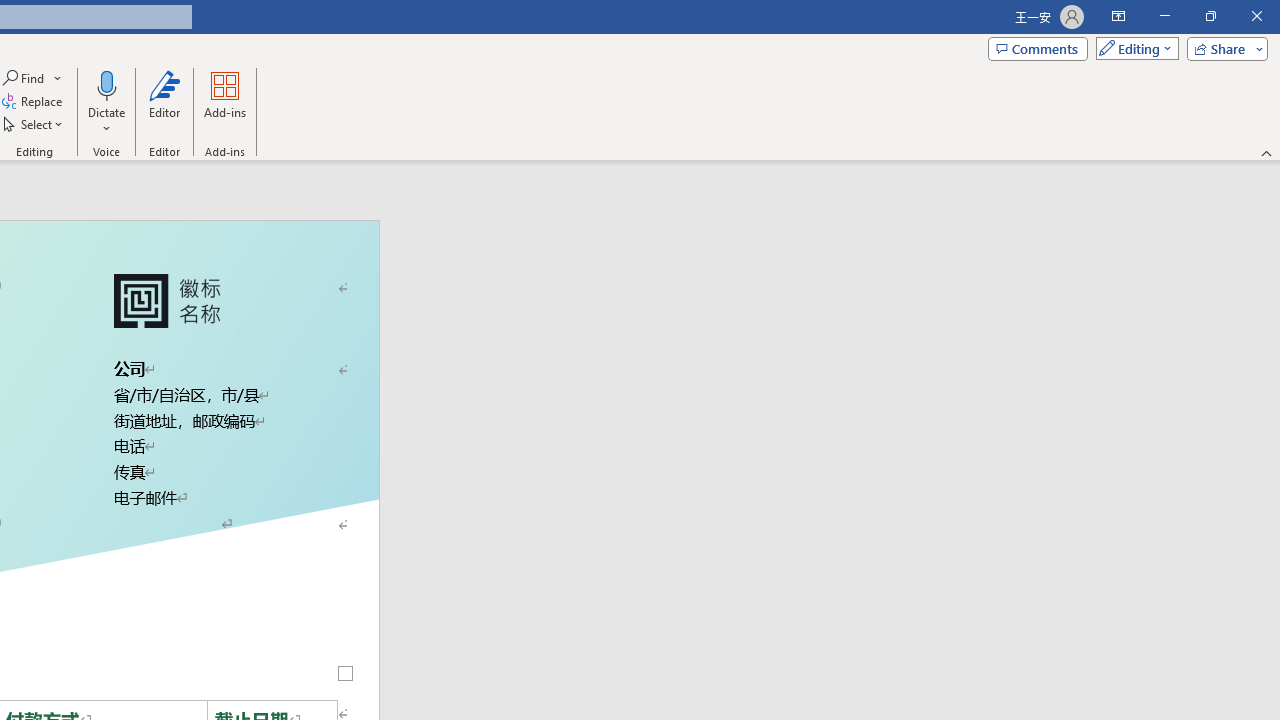  Describe the element at coordinates (1266, 152) in the screenshot. I see `'Collapse the Ribbon'` at that location.